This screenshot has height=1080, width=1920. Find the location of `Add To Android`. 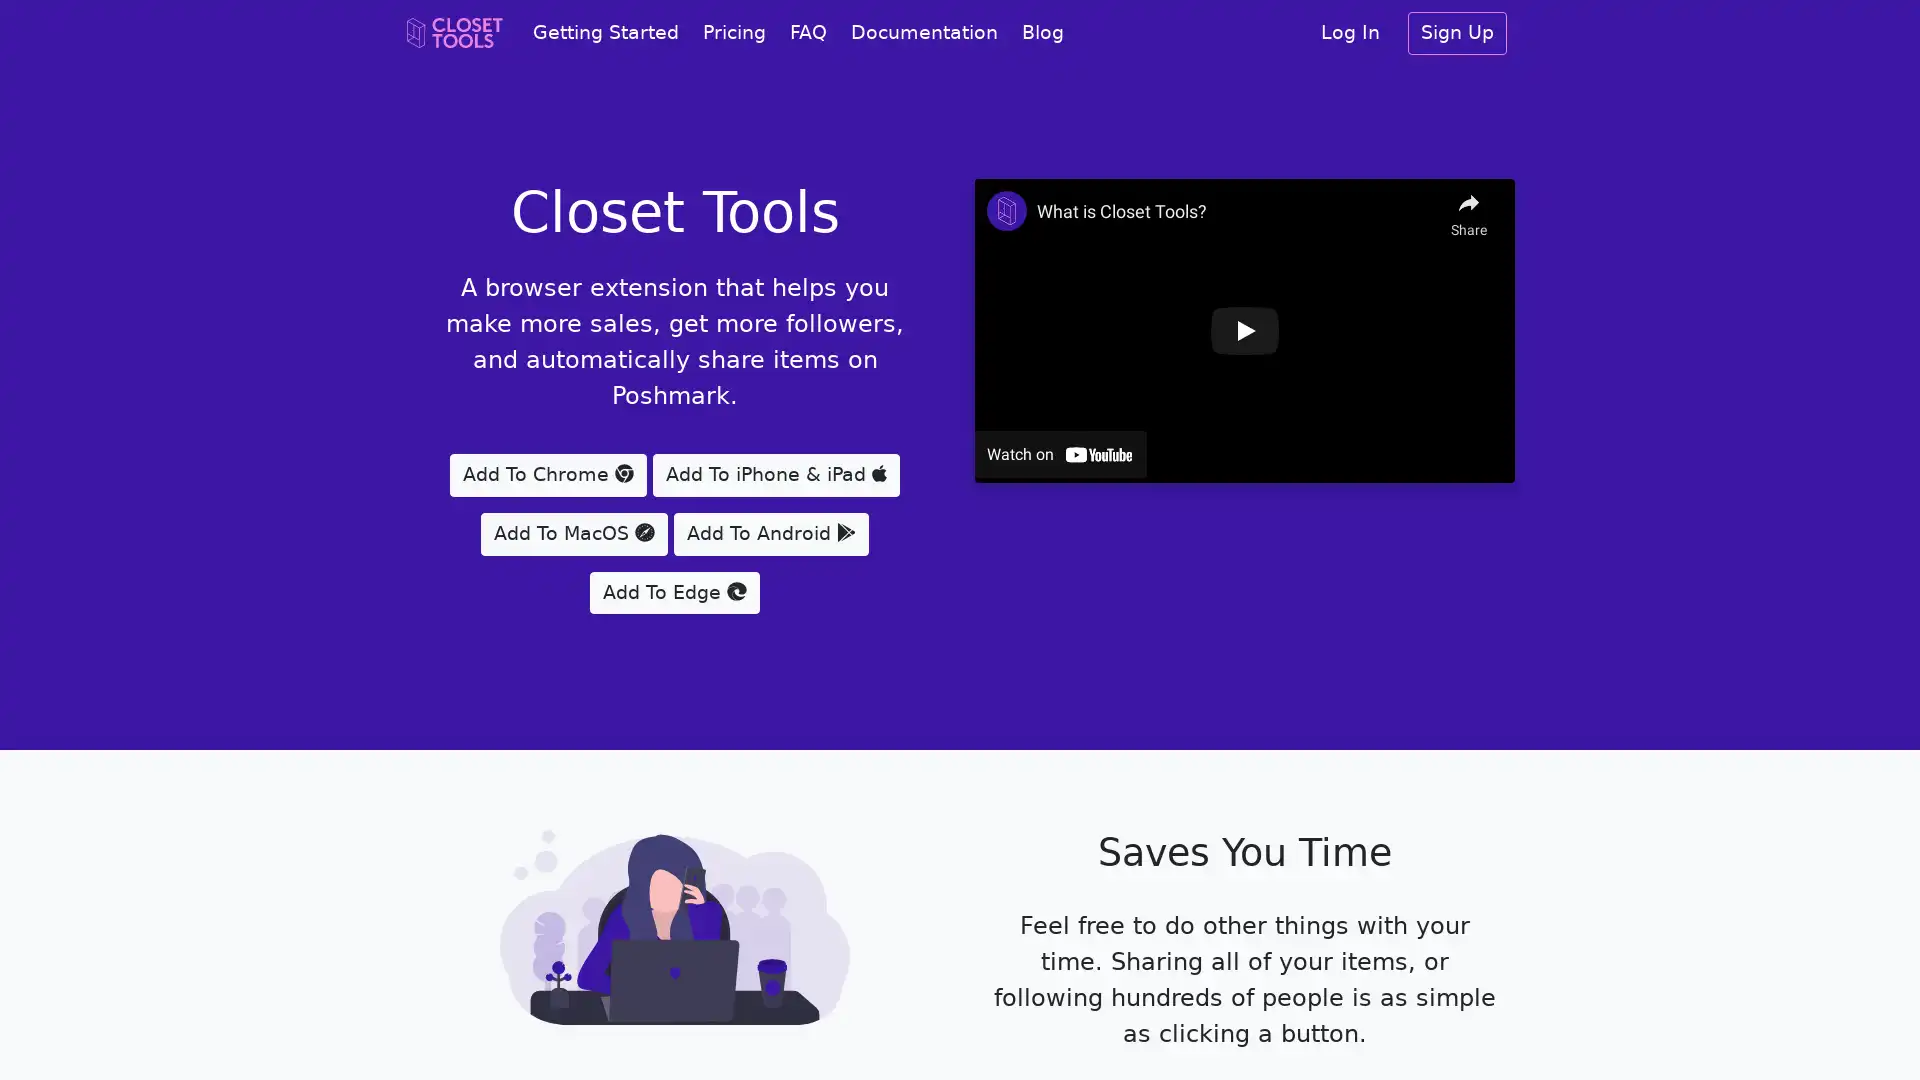

Add To Android is located at coordinates (769, 532).